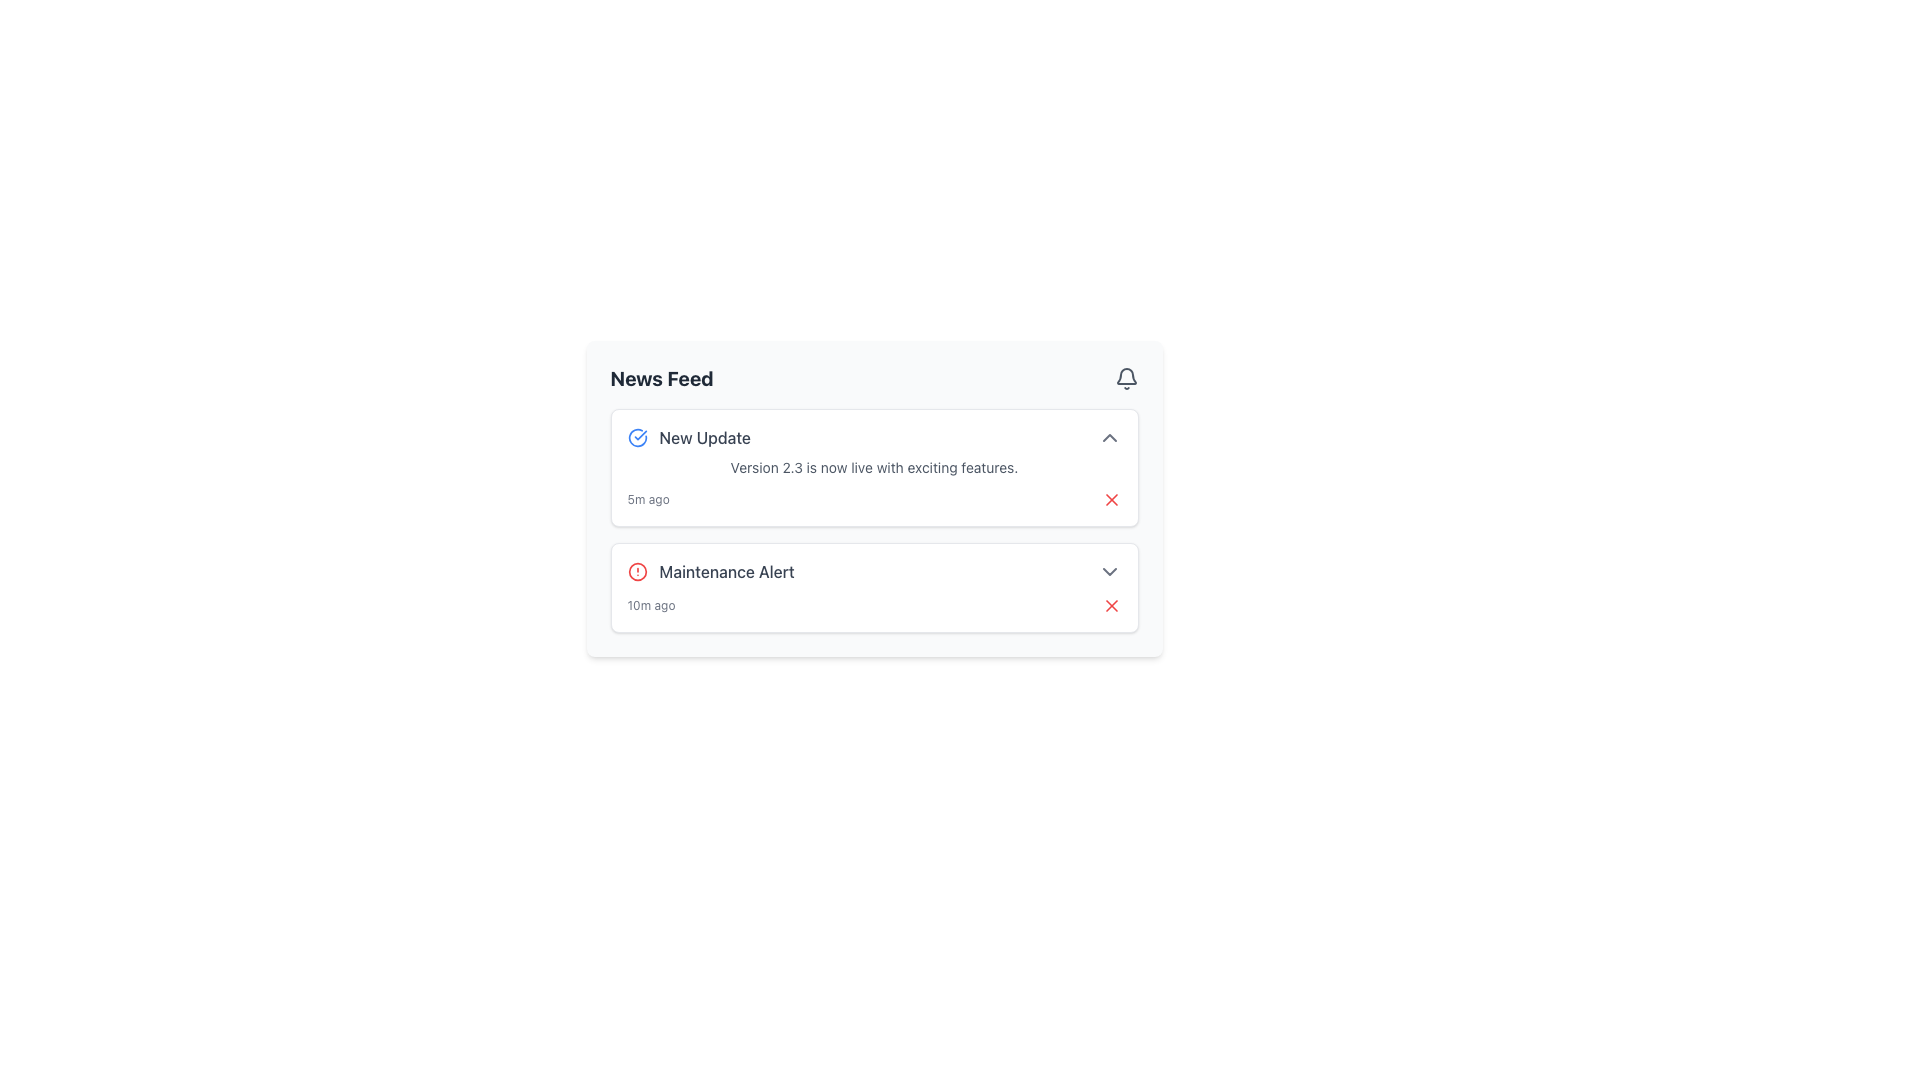 The width and height of the screenshot is (1920, 1080). Describe the element at coordinates (710, 571) in the screenshot. I see `the Text with Icon Label that indicates a maintenance alert, located within the second information card below the 'News Feed' header` at that location.